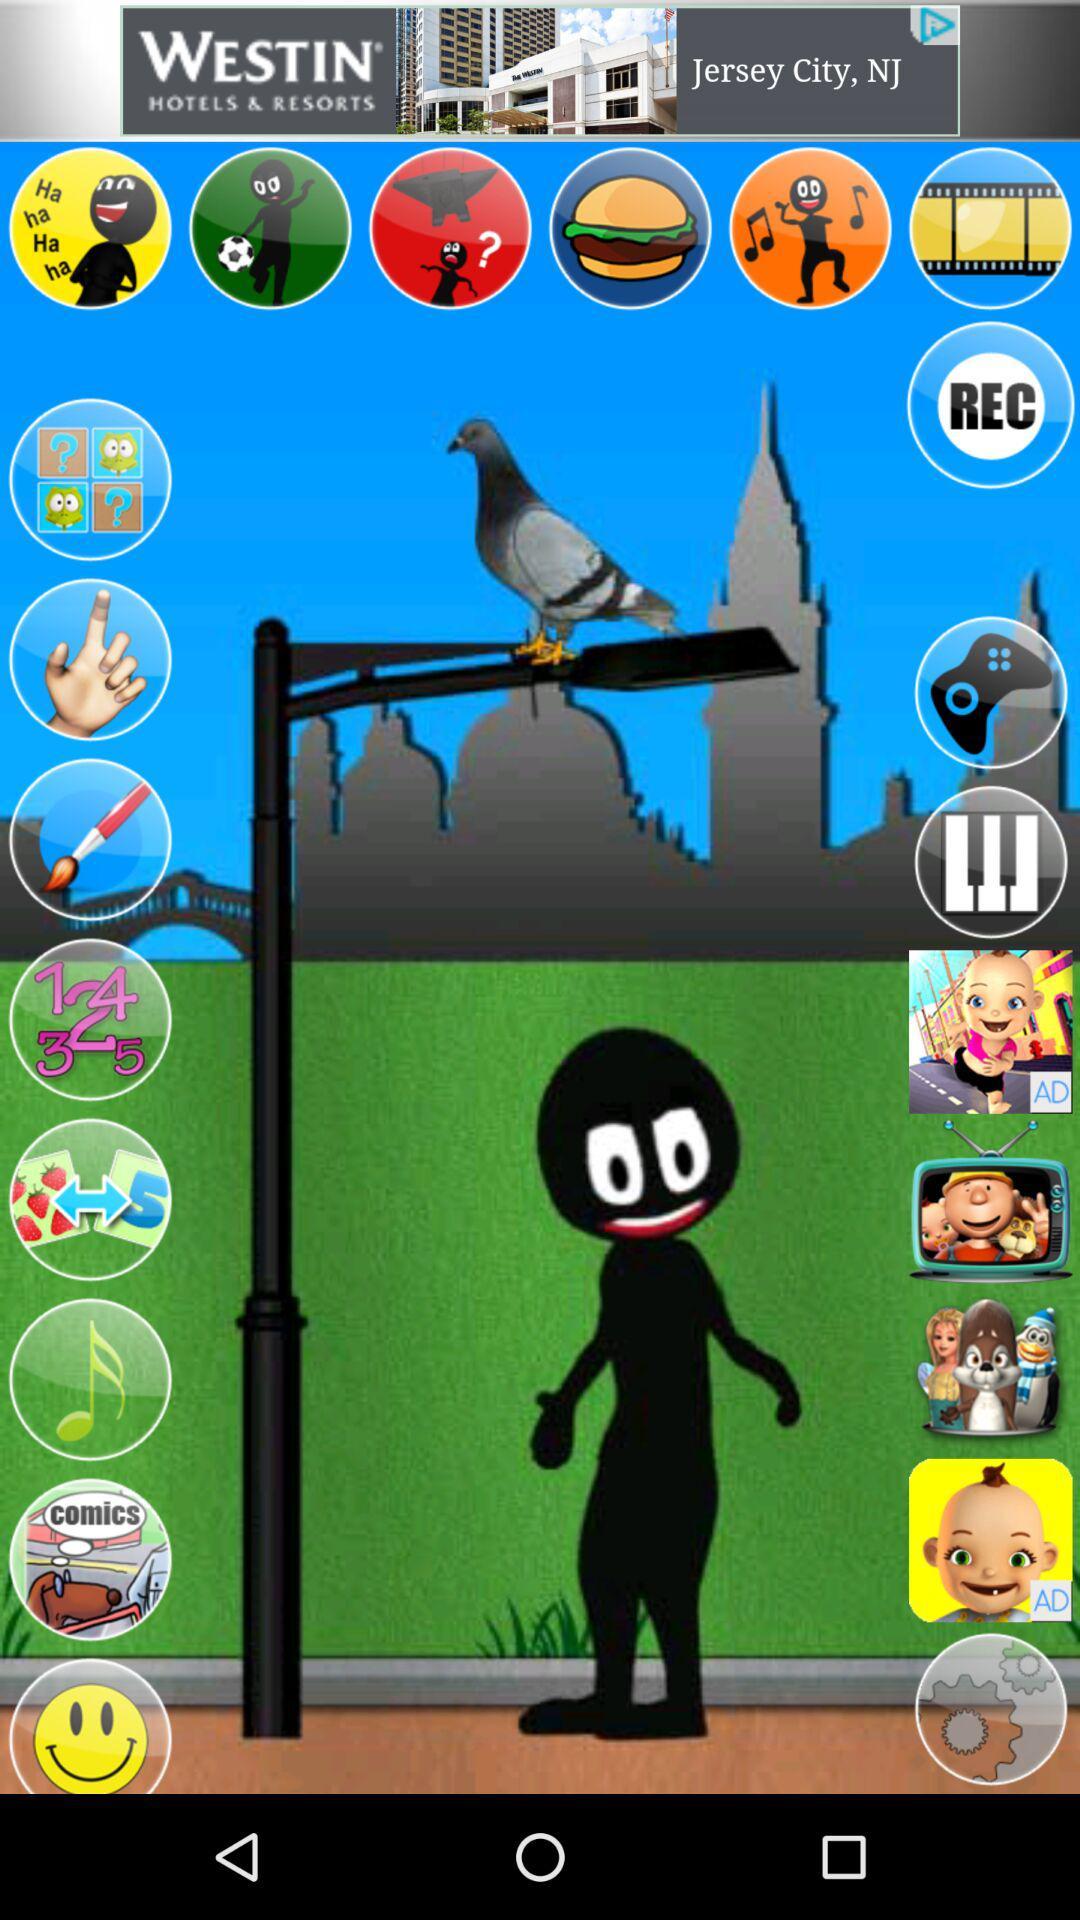  Describe the element at coordinates (88, 1842) in the screenshot. I see `the emoji icon` at that location.